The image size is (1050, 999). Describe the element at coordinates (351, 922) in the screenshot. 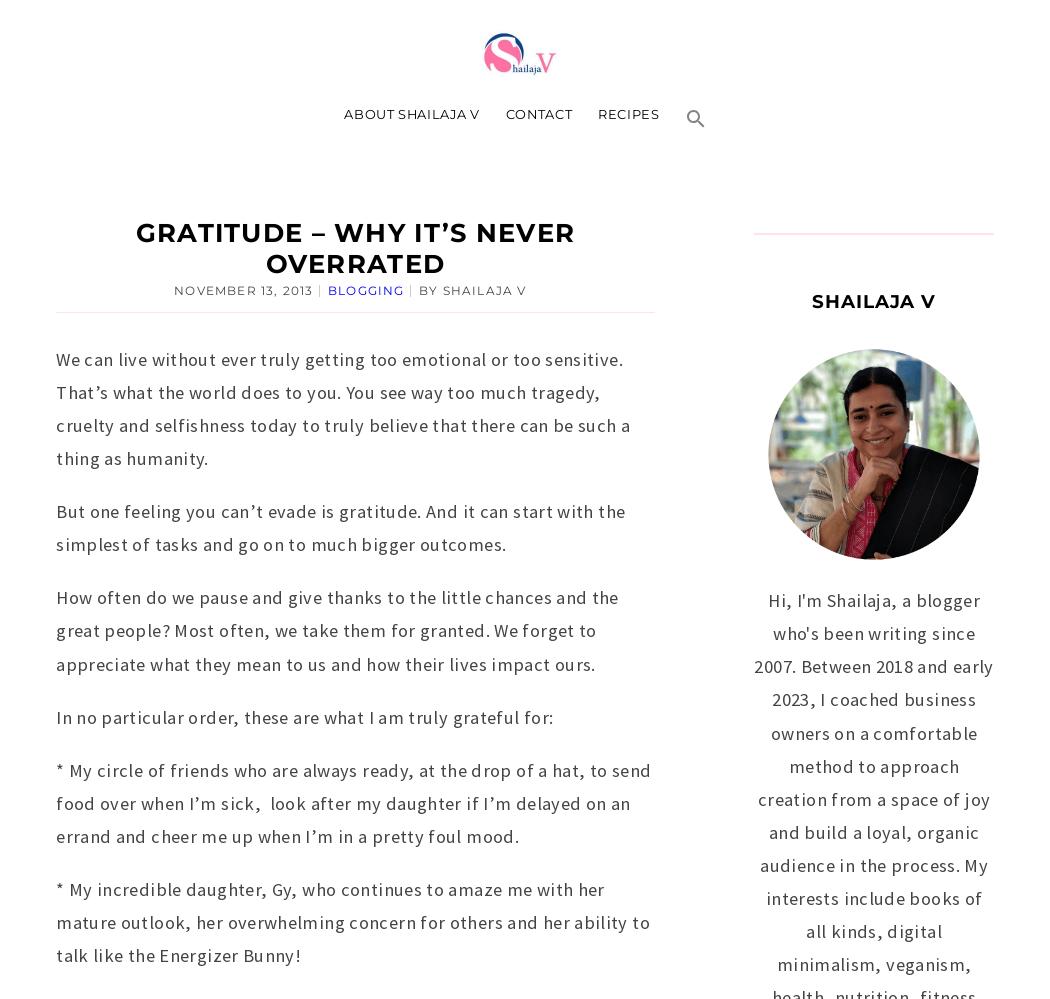

I see `'* My incredible daughter, Gy, who continues to amaze me with her mature outlook, her overwhelming concern for others and her ability to talk like the Energizer Bunny!'` at that location.